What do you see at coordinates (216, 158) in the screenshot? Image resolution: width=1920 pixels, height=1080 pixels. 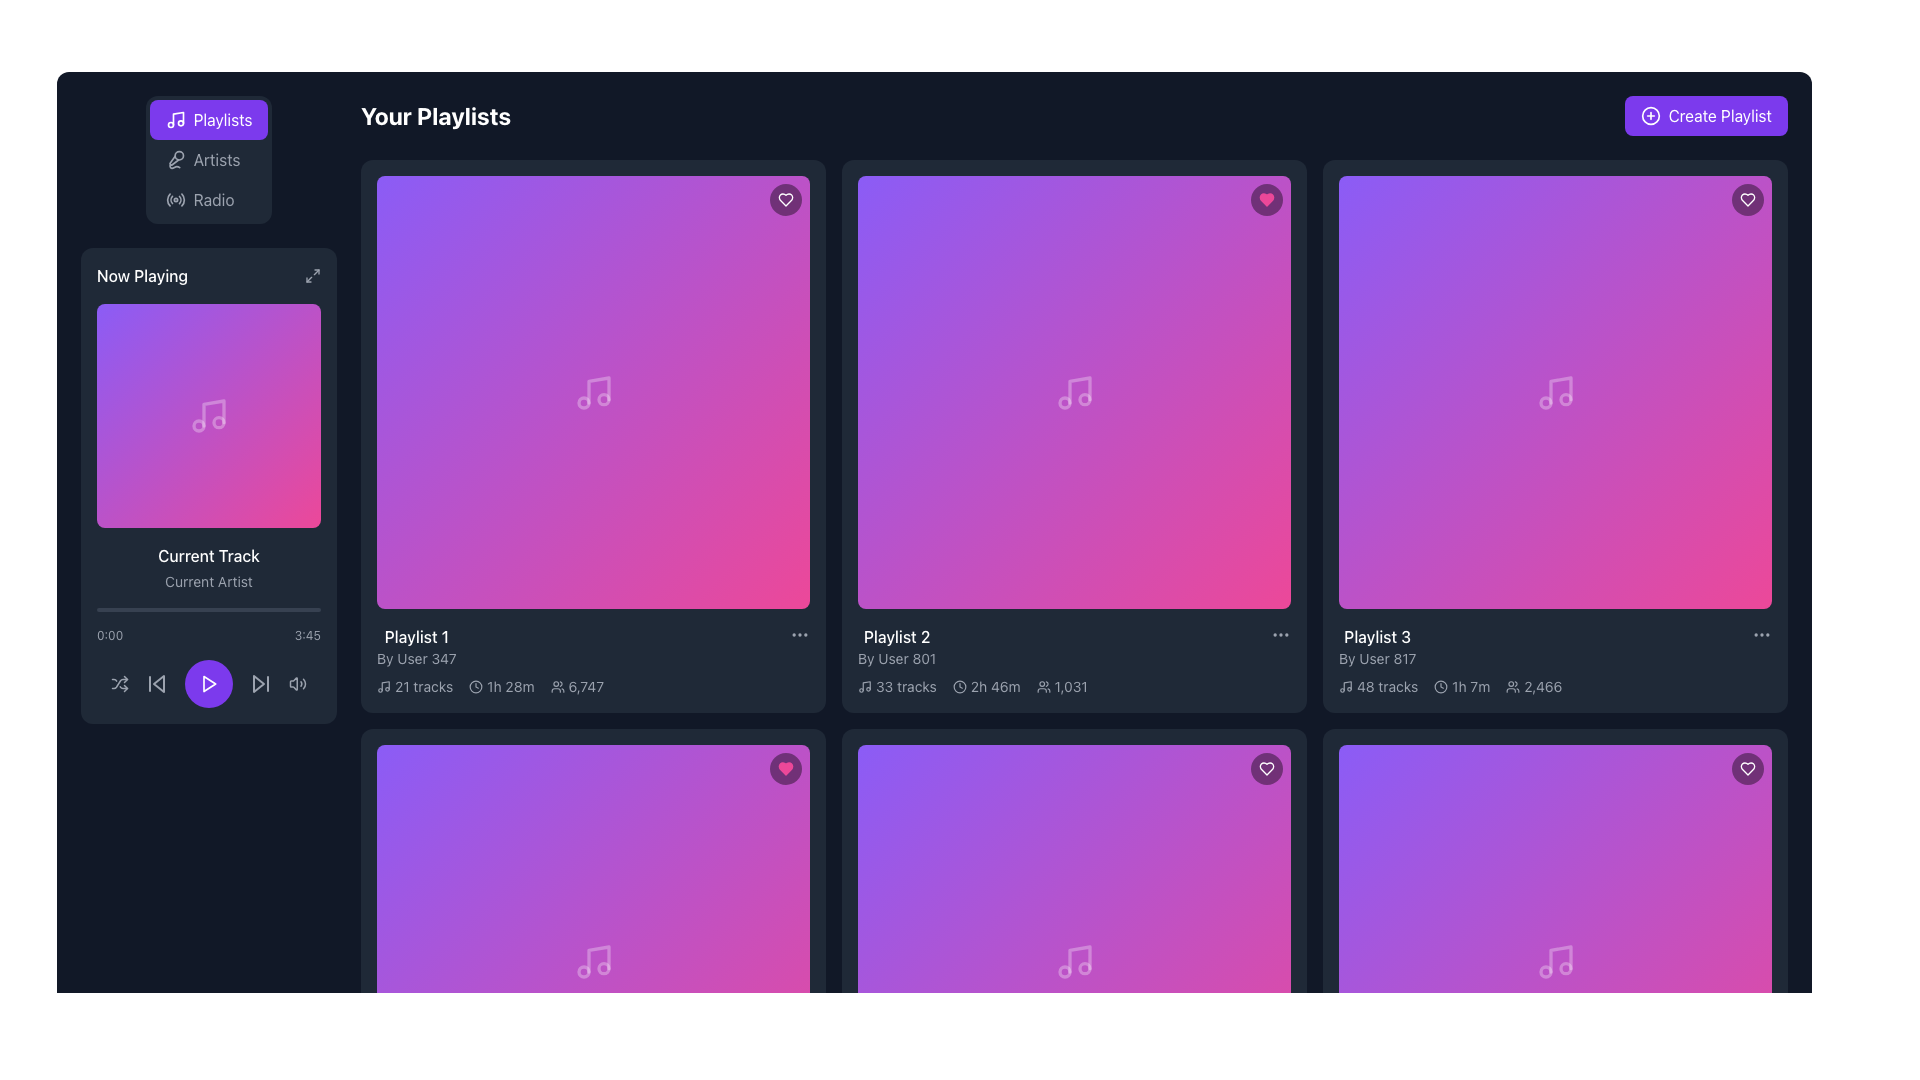 I see `the 'Artists' text label located in the left sidebar of the application, positioned as the second item in the navigation menu, underneath 'Playlists' and above 'Radio'` at bounding box center [216, 158].